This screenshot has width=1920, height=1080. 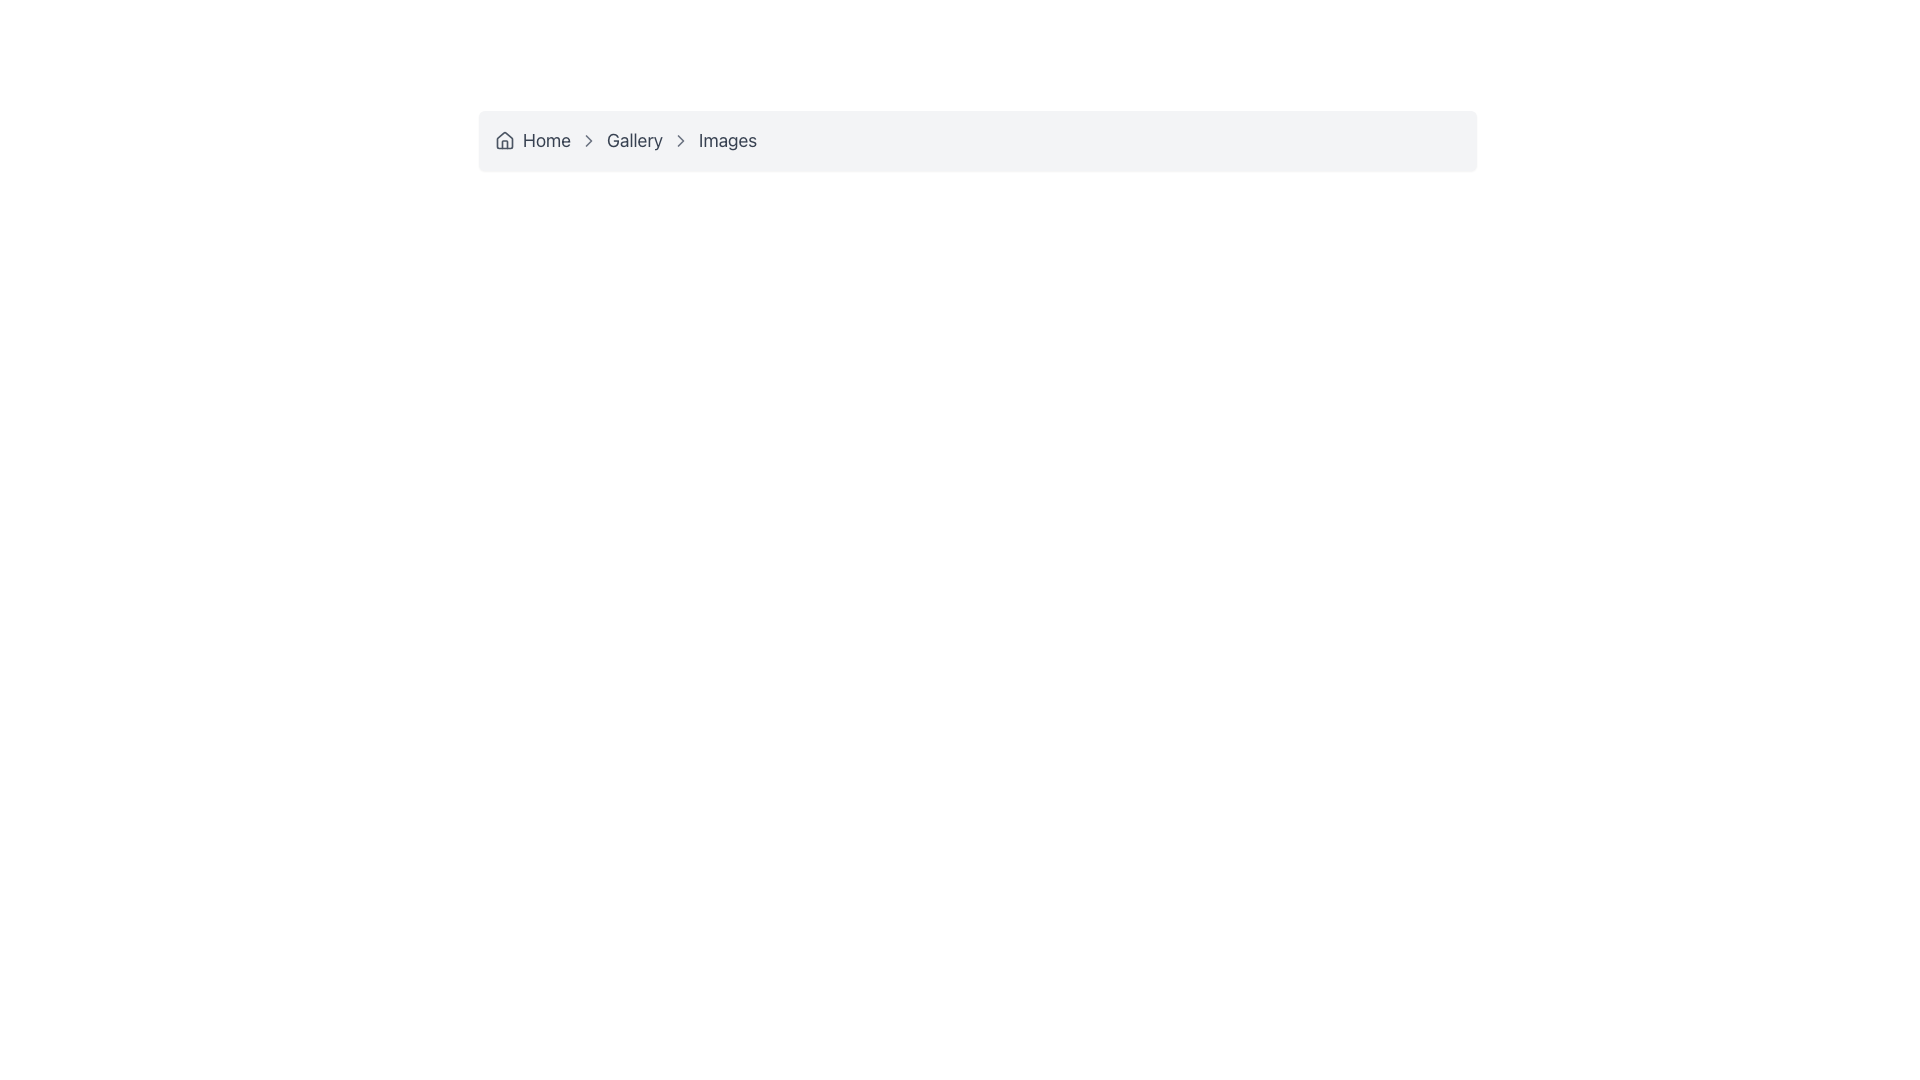 I want to click on the 'Home' link with a house-shaped icon in the breadcrumb navigation bar, located at the upper-left of the interface, so click(x=532, y=140).